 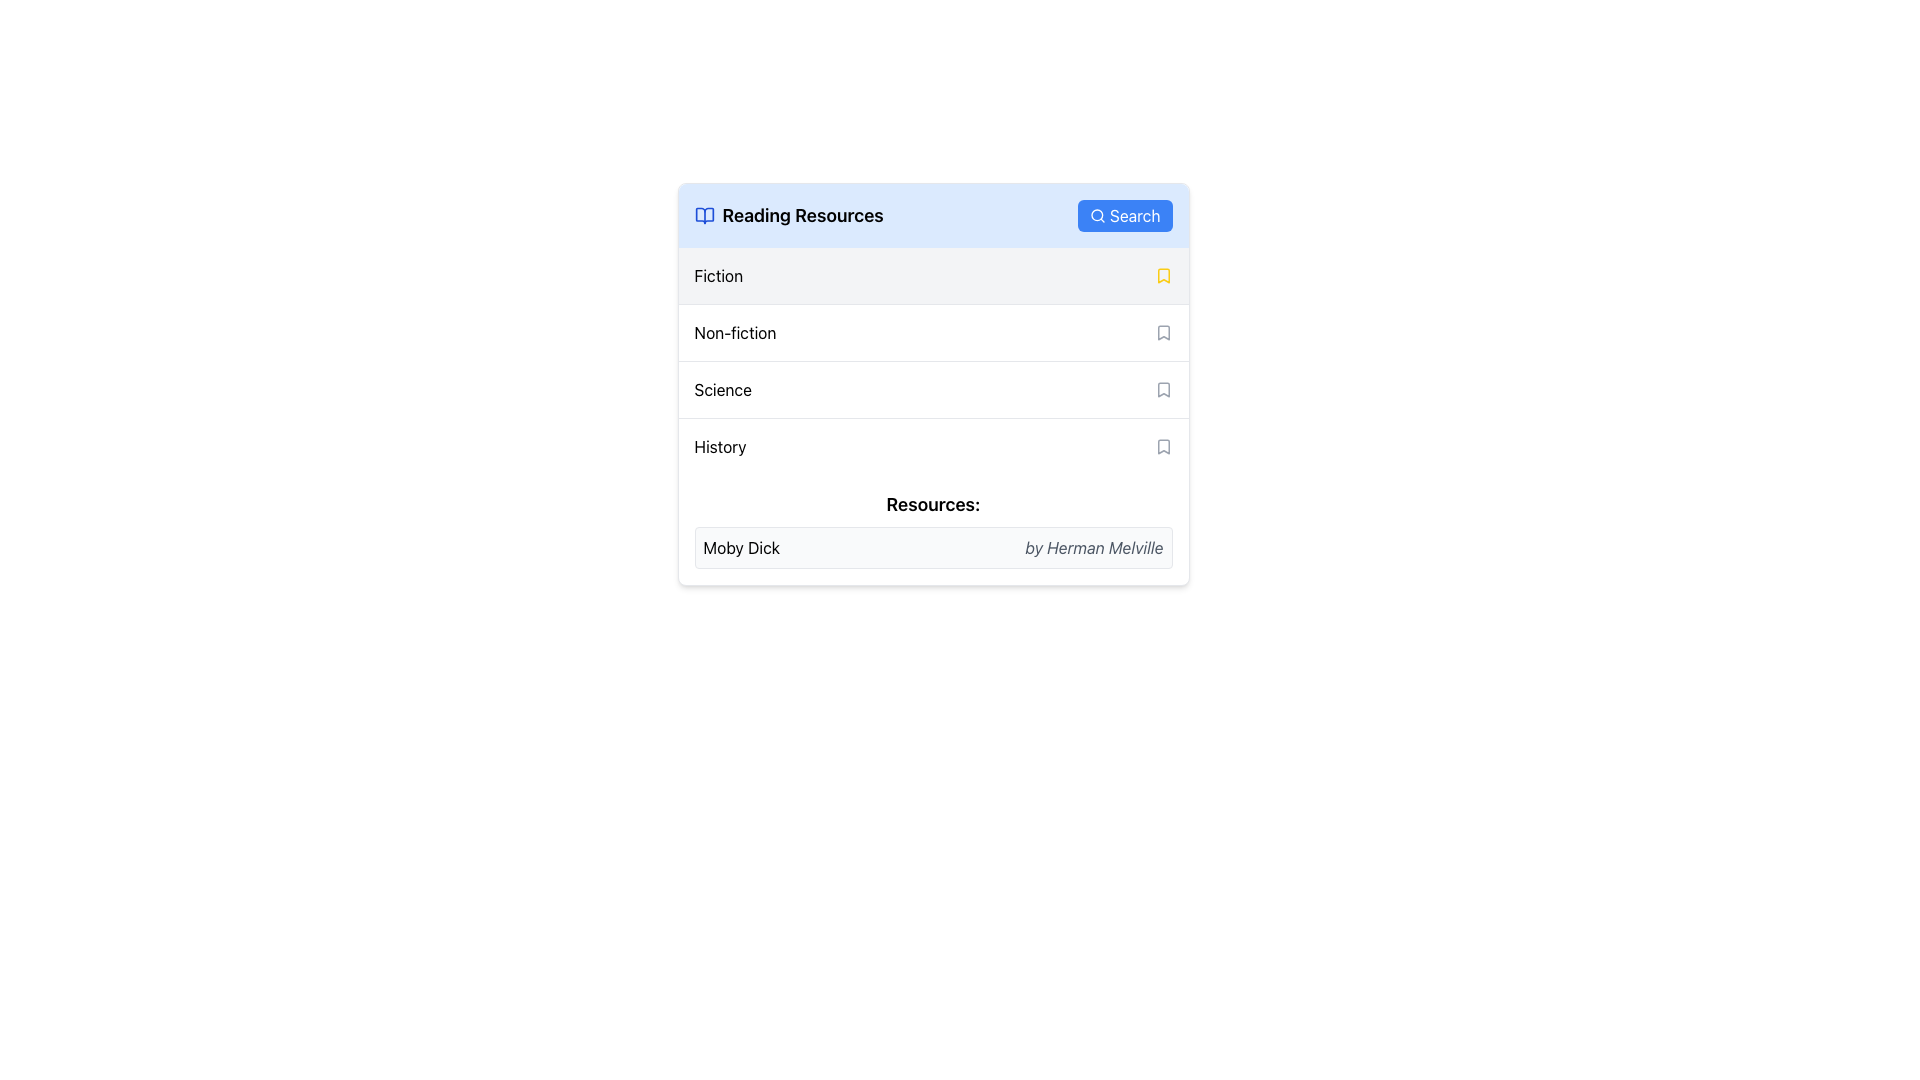 What do you see at coordinates (1163, 331) in the screenshot?
I see `the bookmark icon button for the 'Non-fiction' category located in the second row of the 'Reading Resources' panel, which is the second icon from the top aligned to the right` at bounding box center [1163, 331].